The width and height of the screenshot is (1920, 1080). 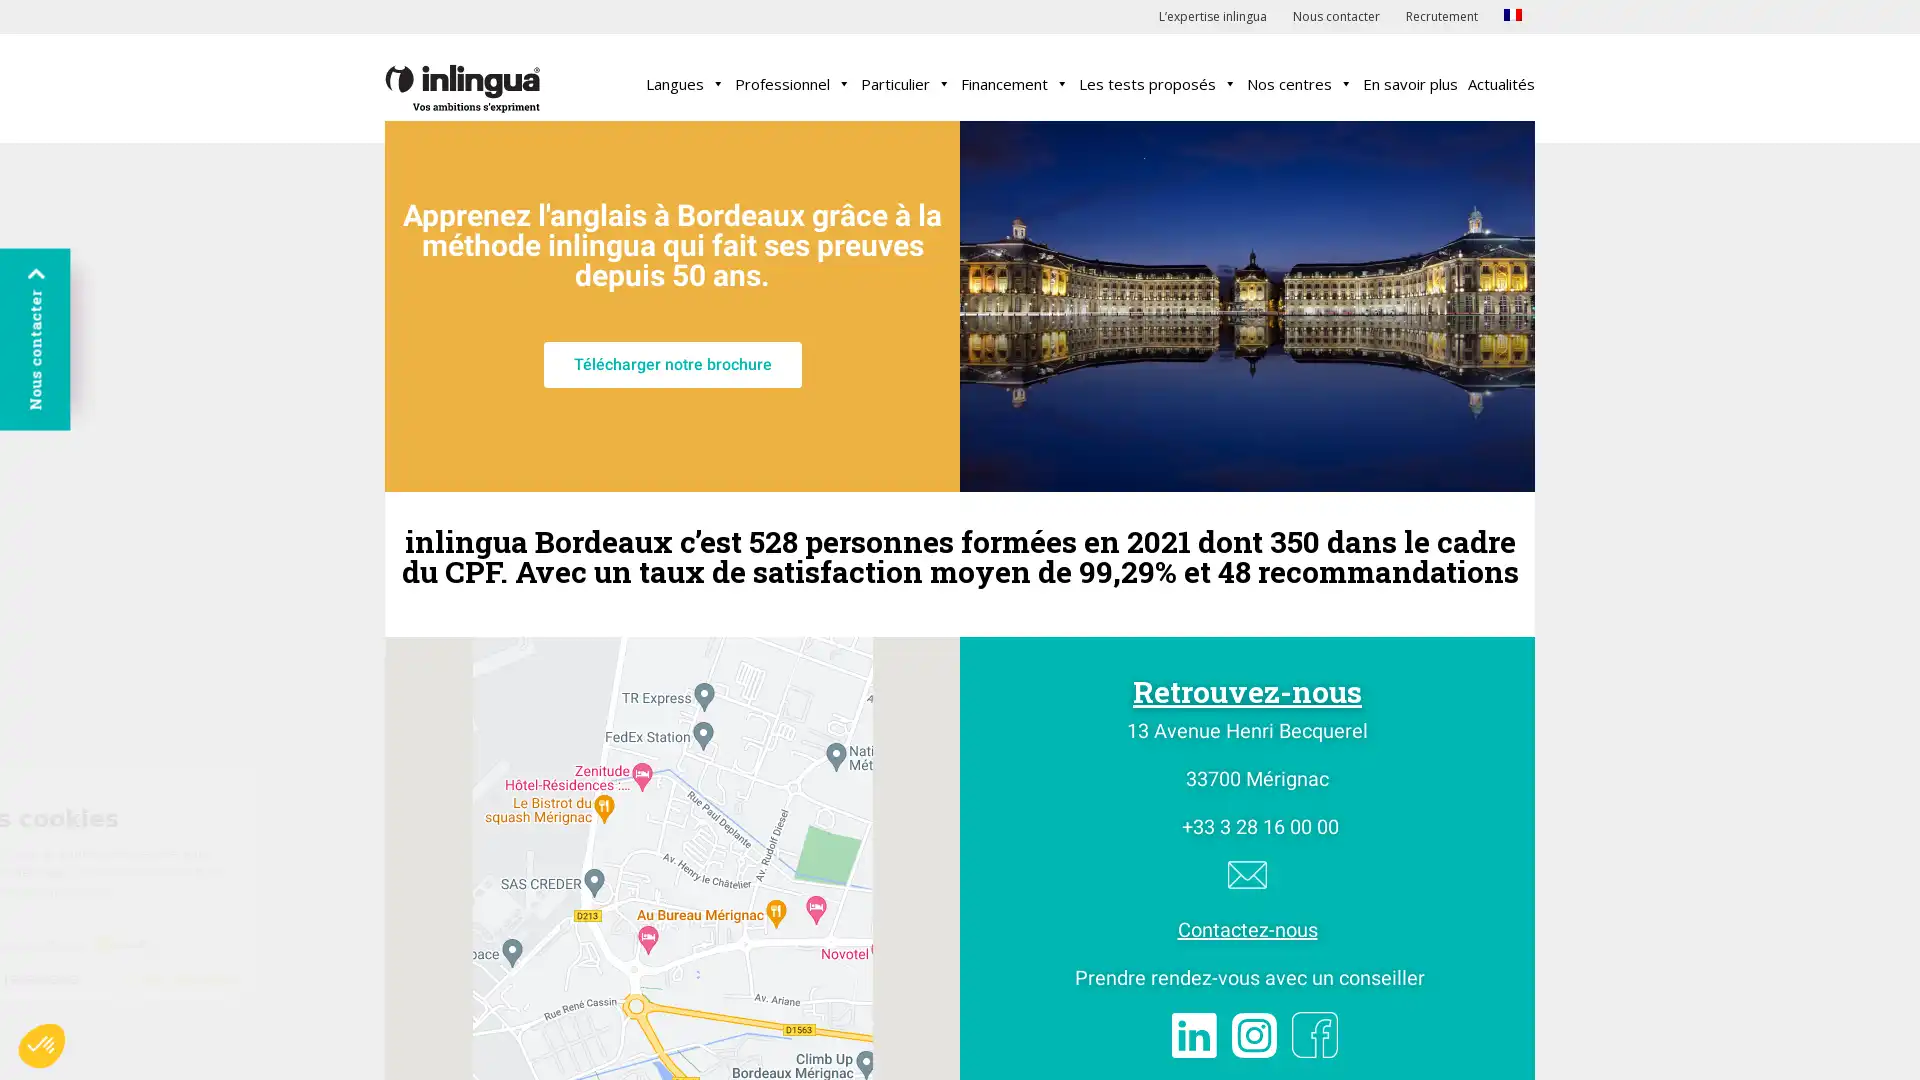 I want to click on Fermer, so click(x=42, y=1044).